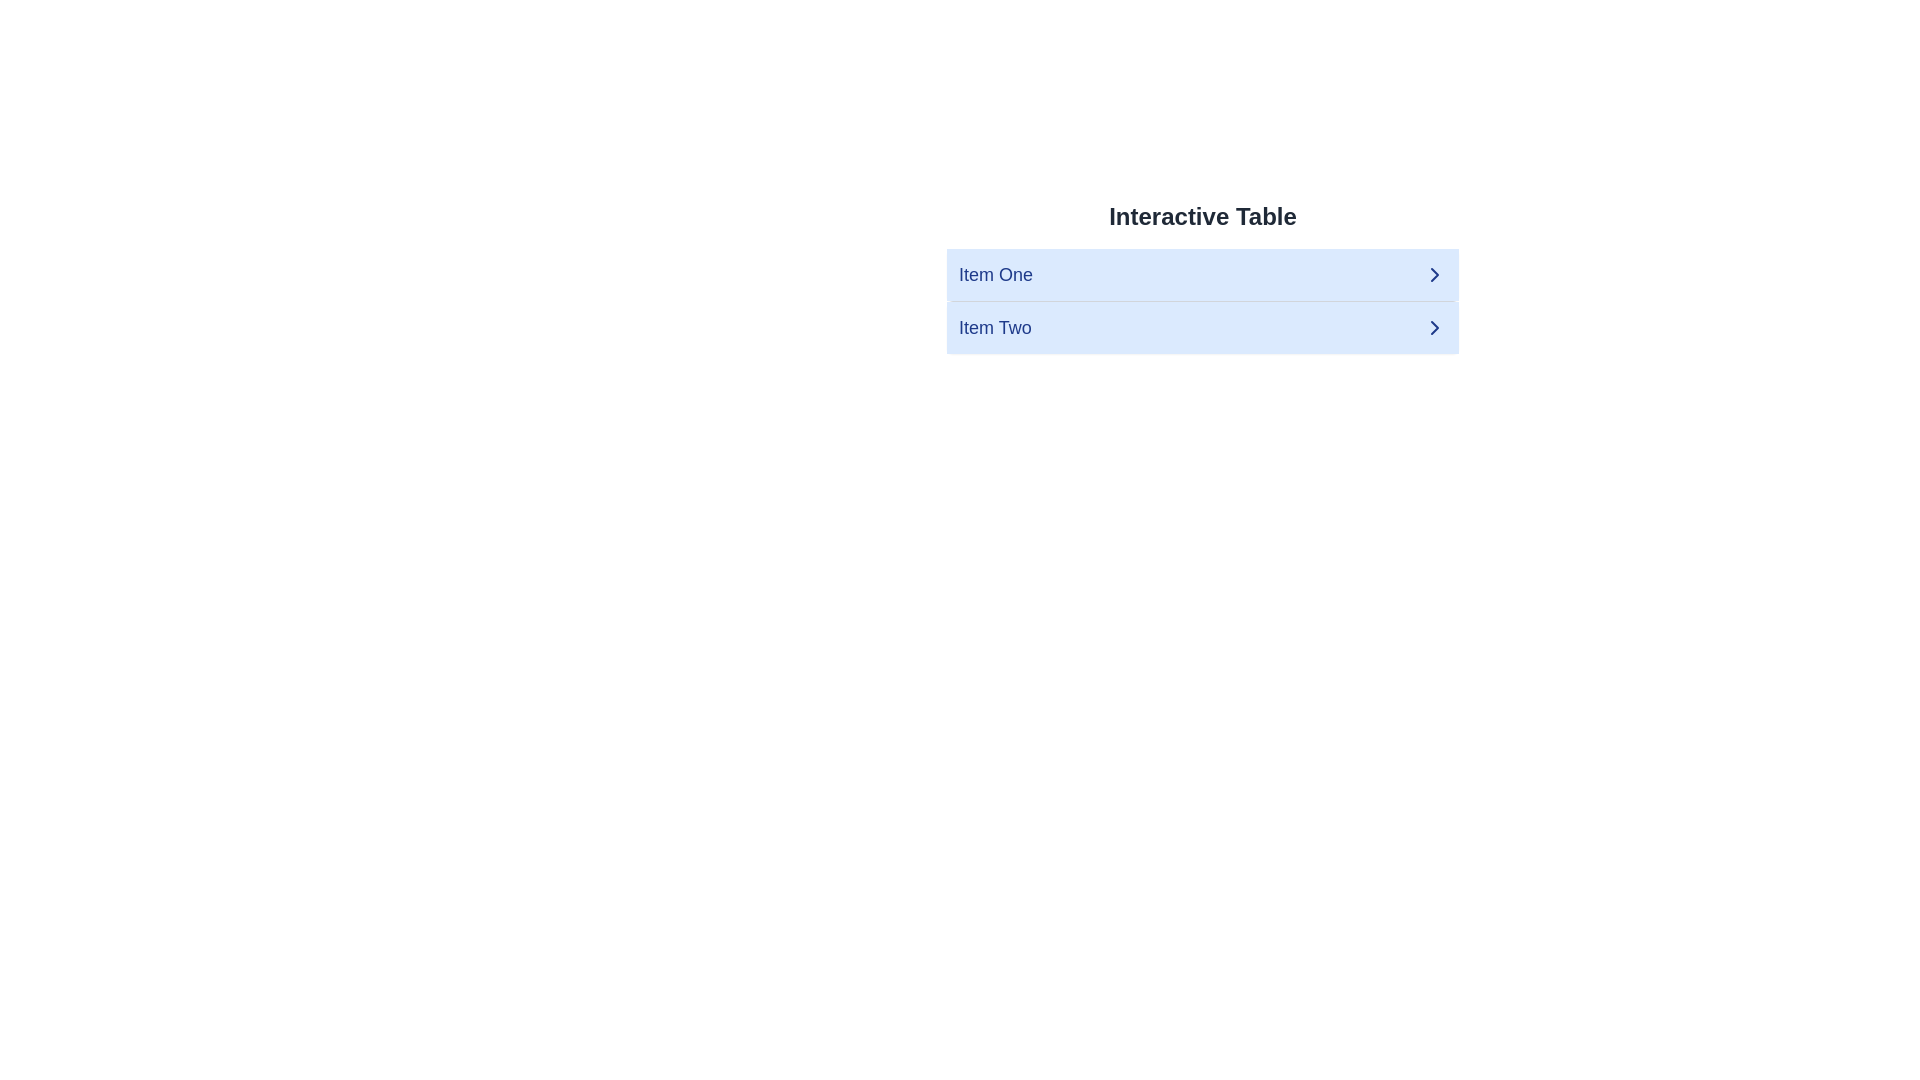 This screenshot has width=1920, height=1080. What do you see at coordinates (1434, 274) in the screenshot?
I see `the navigation icon` at bounding box center [1434, 274].